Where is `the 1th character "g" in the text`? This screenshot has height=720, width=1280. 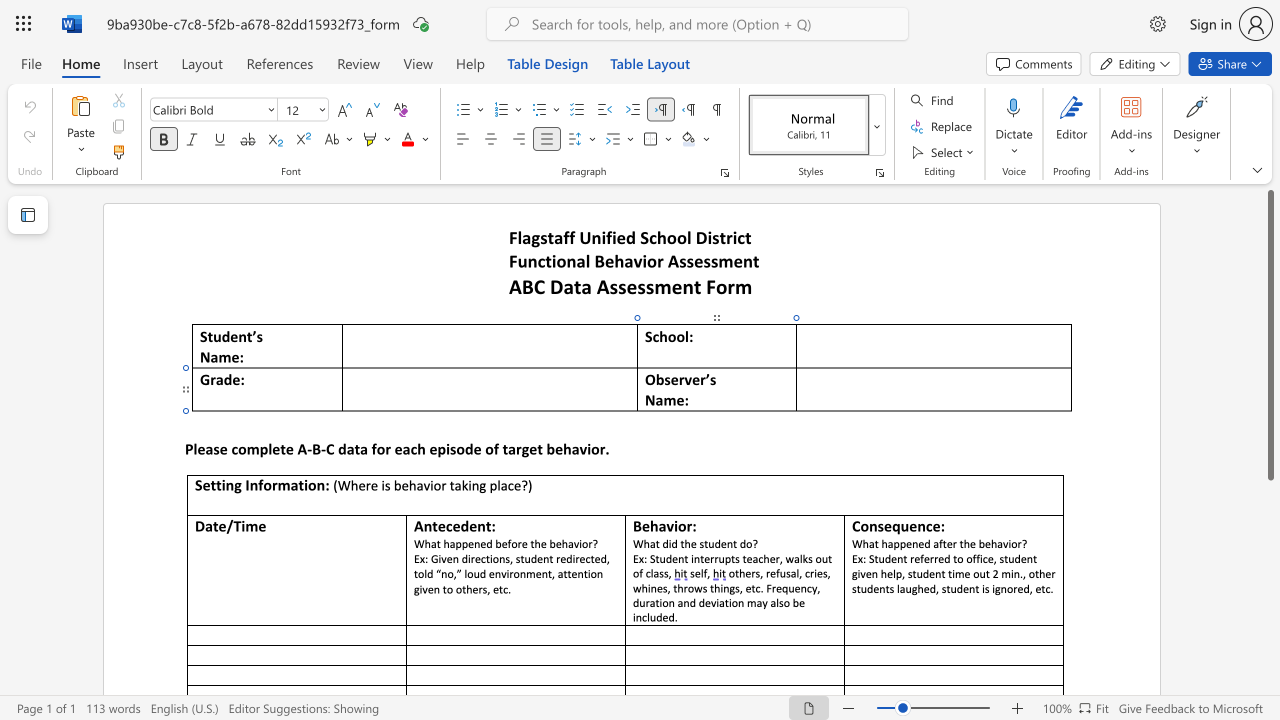 the 1th character "g" in the text is located at coordinates (415, 588).